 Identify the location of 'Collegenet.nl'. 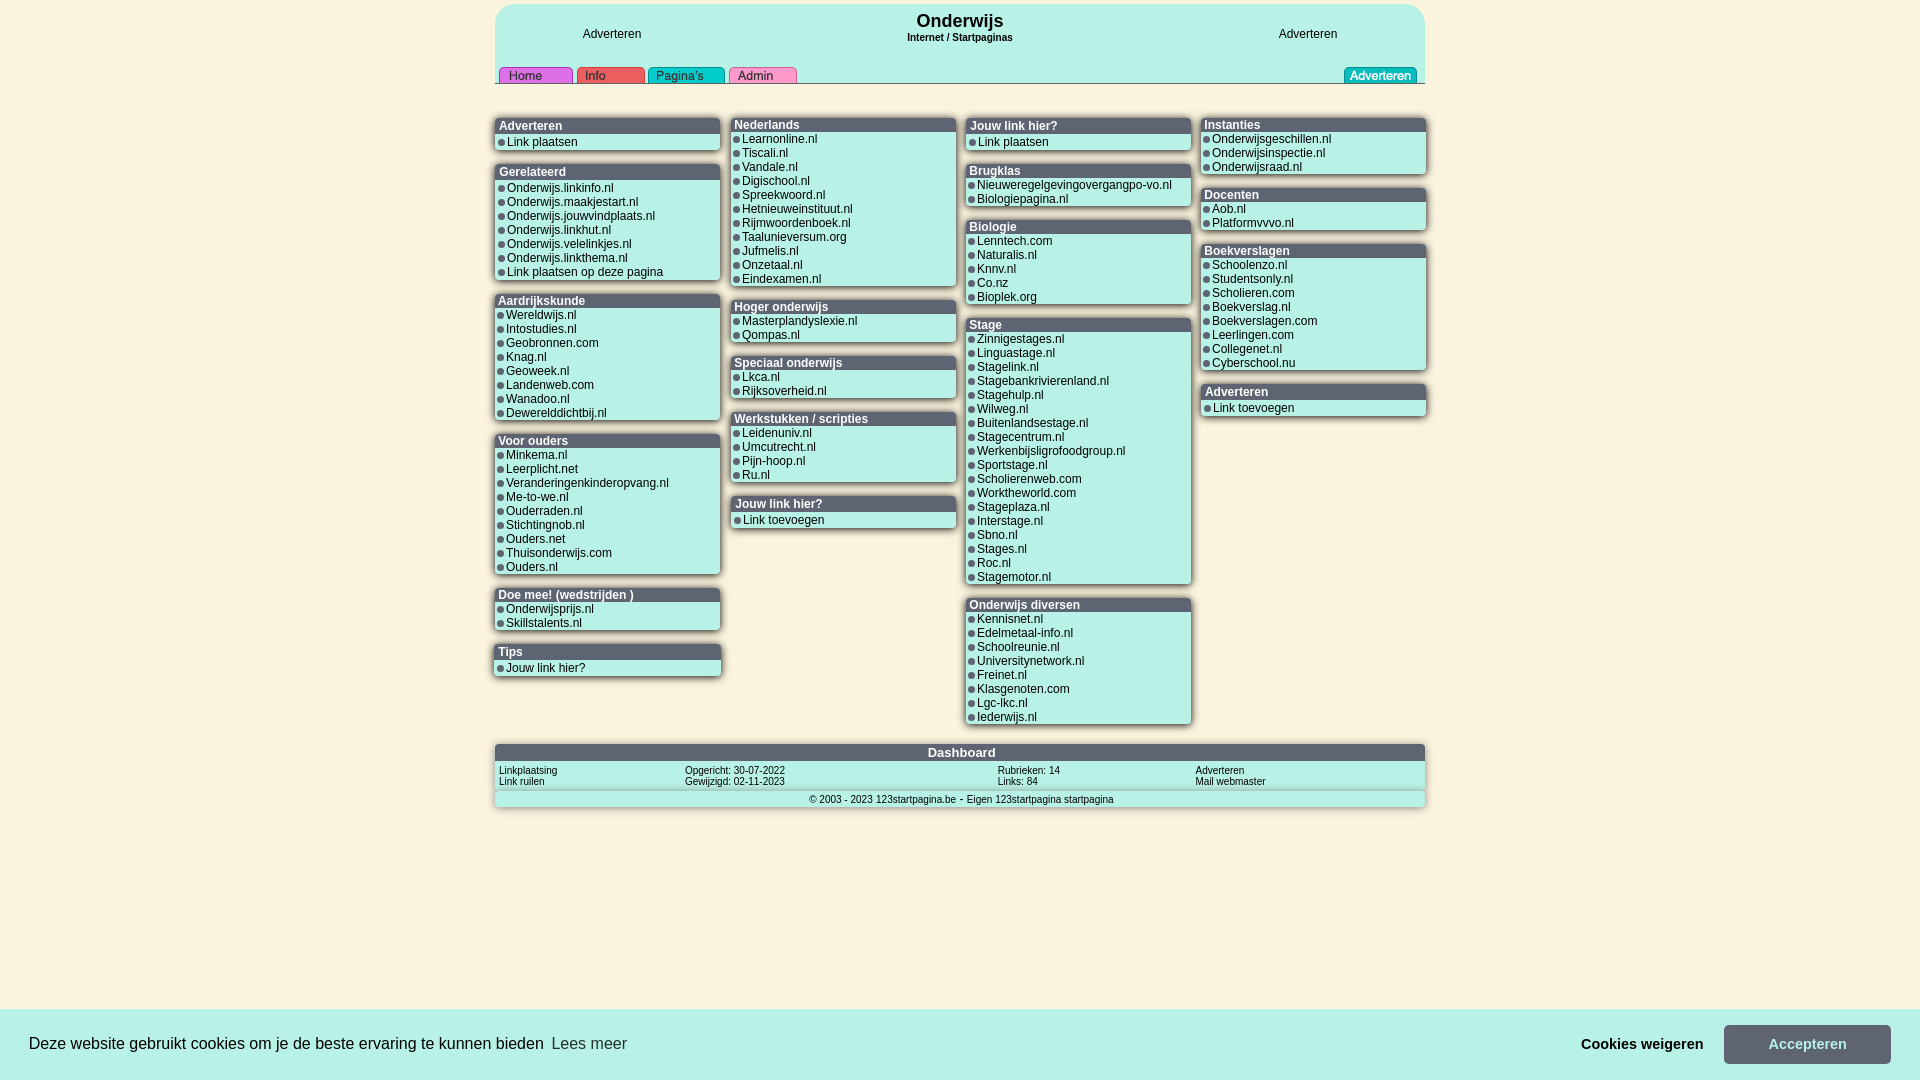
(1210, 347).